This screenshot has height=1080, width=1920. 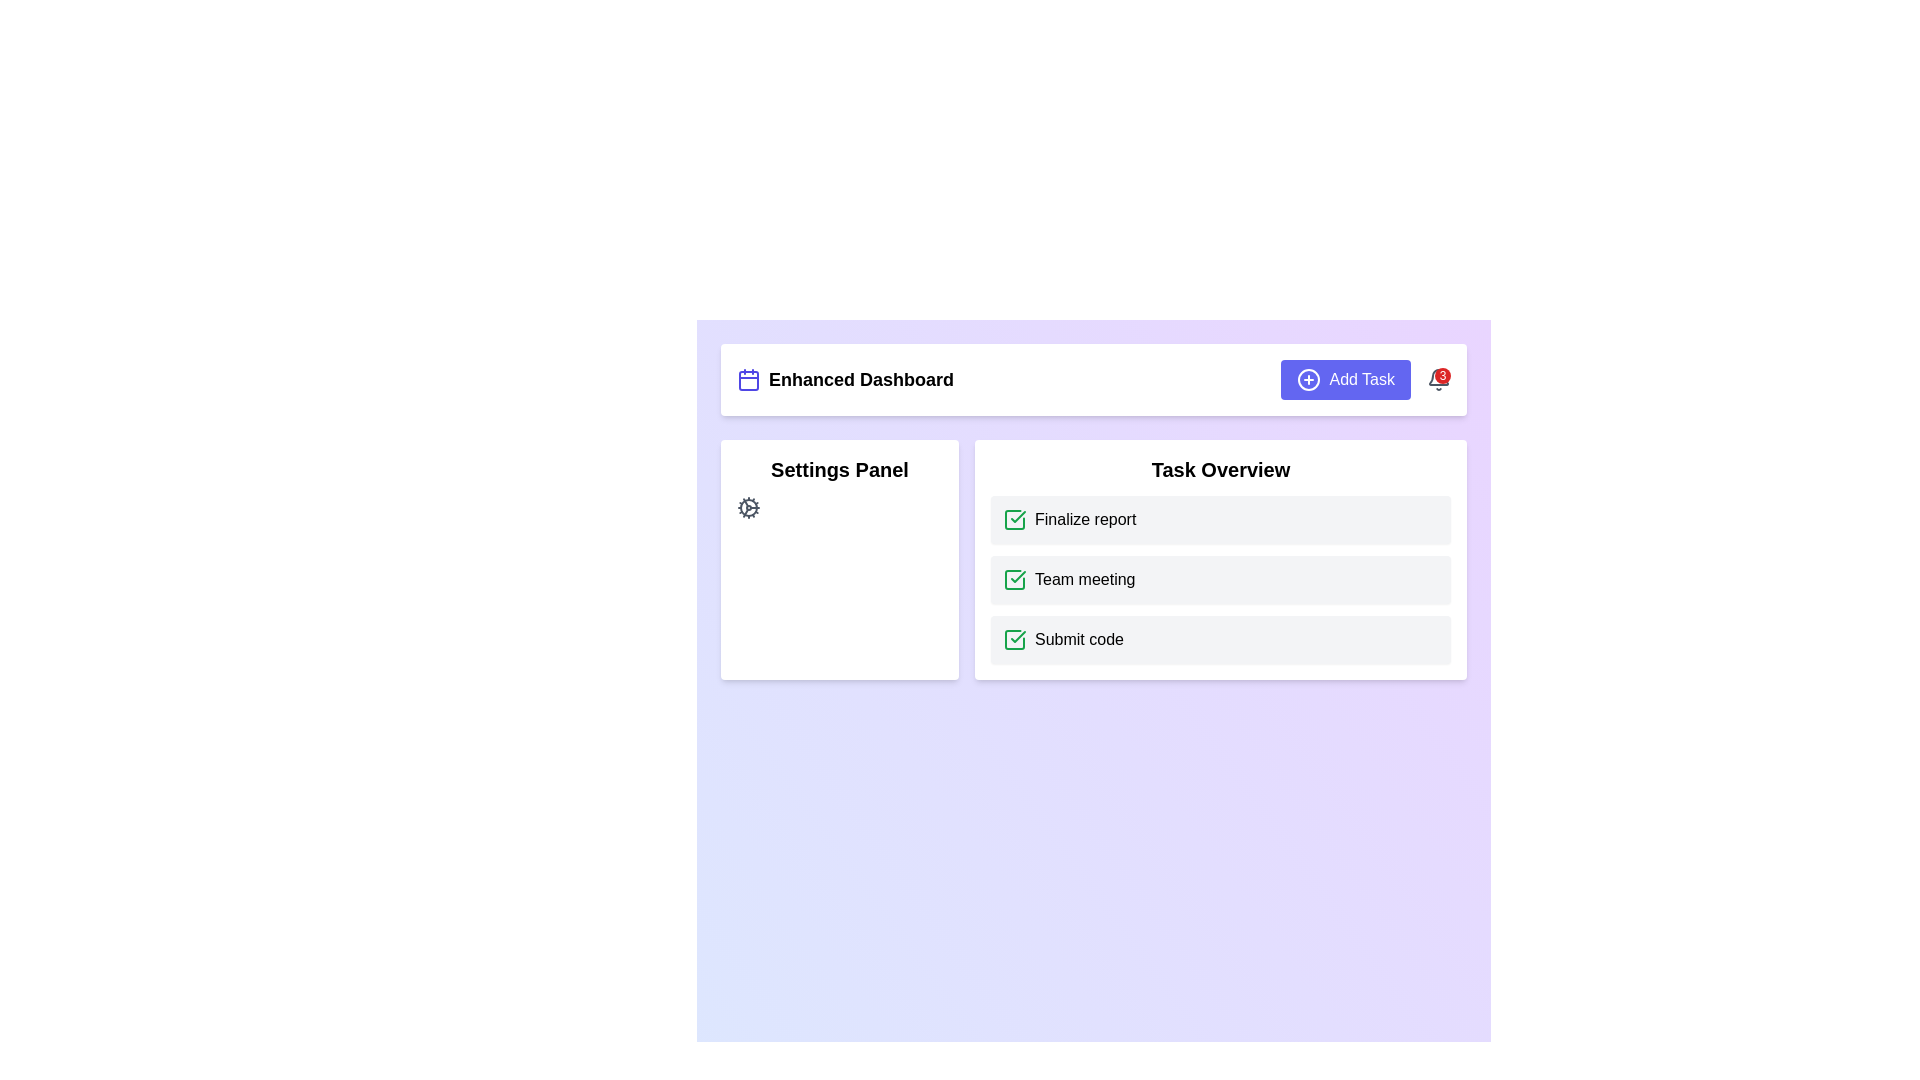 I want to click on the green square check icon with a check mark located on the left of the text label within the 'Finalize report' task card, so click(x=1014, y=519).